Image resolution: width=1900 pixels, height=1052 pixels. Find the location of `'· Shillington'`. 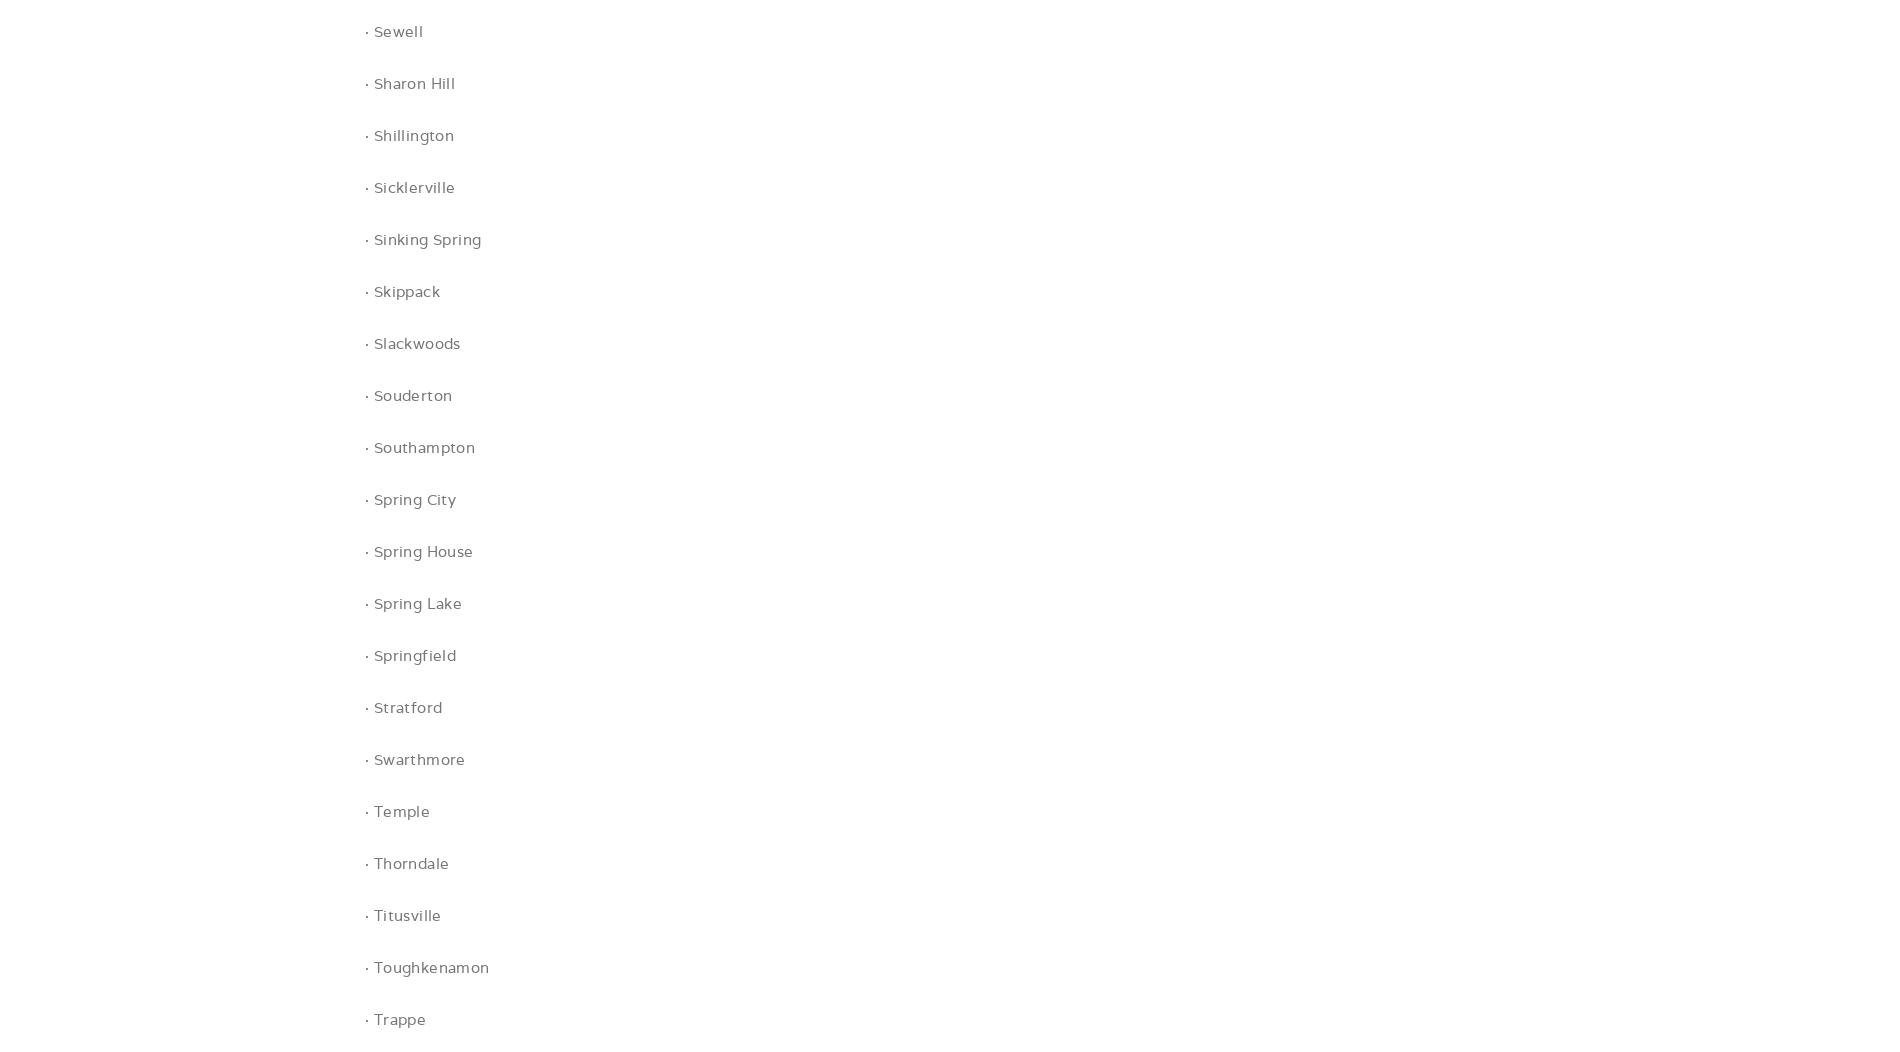

'· Shillington' is located at coordinates (408, 134).